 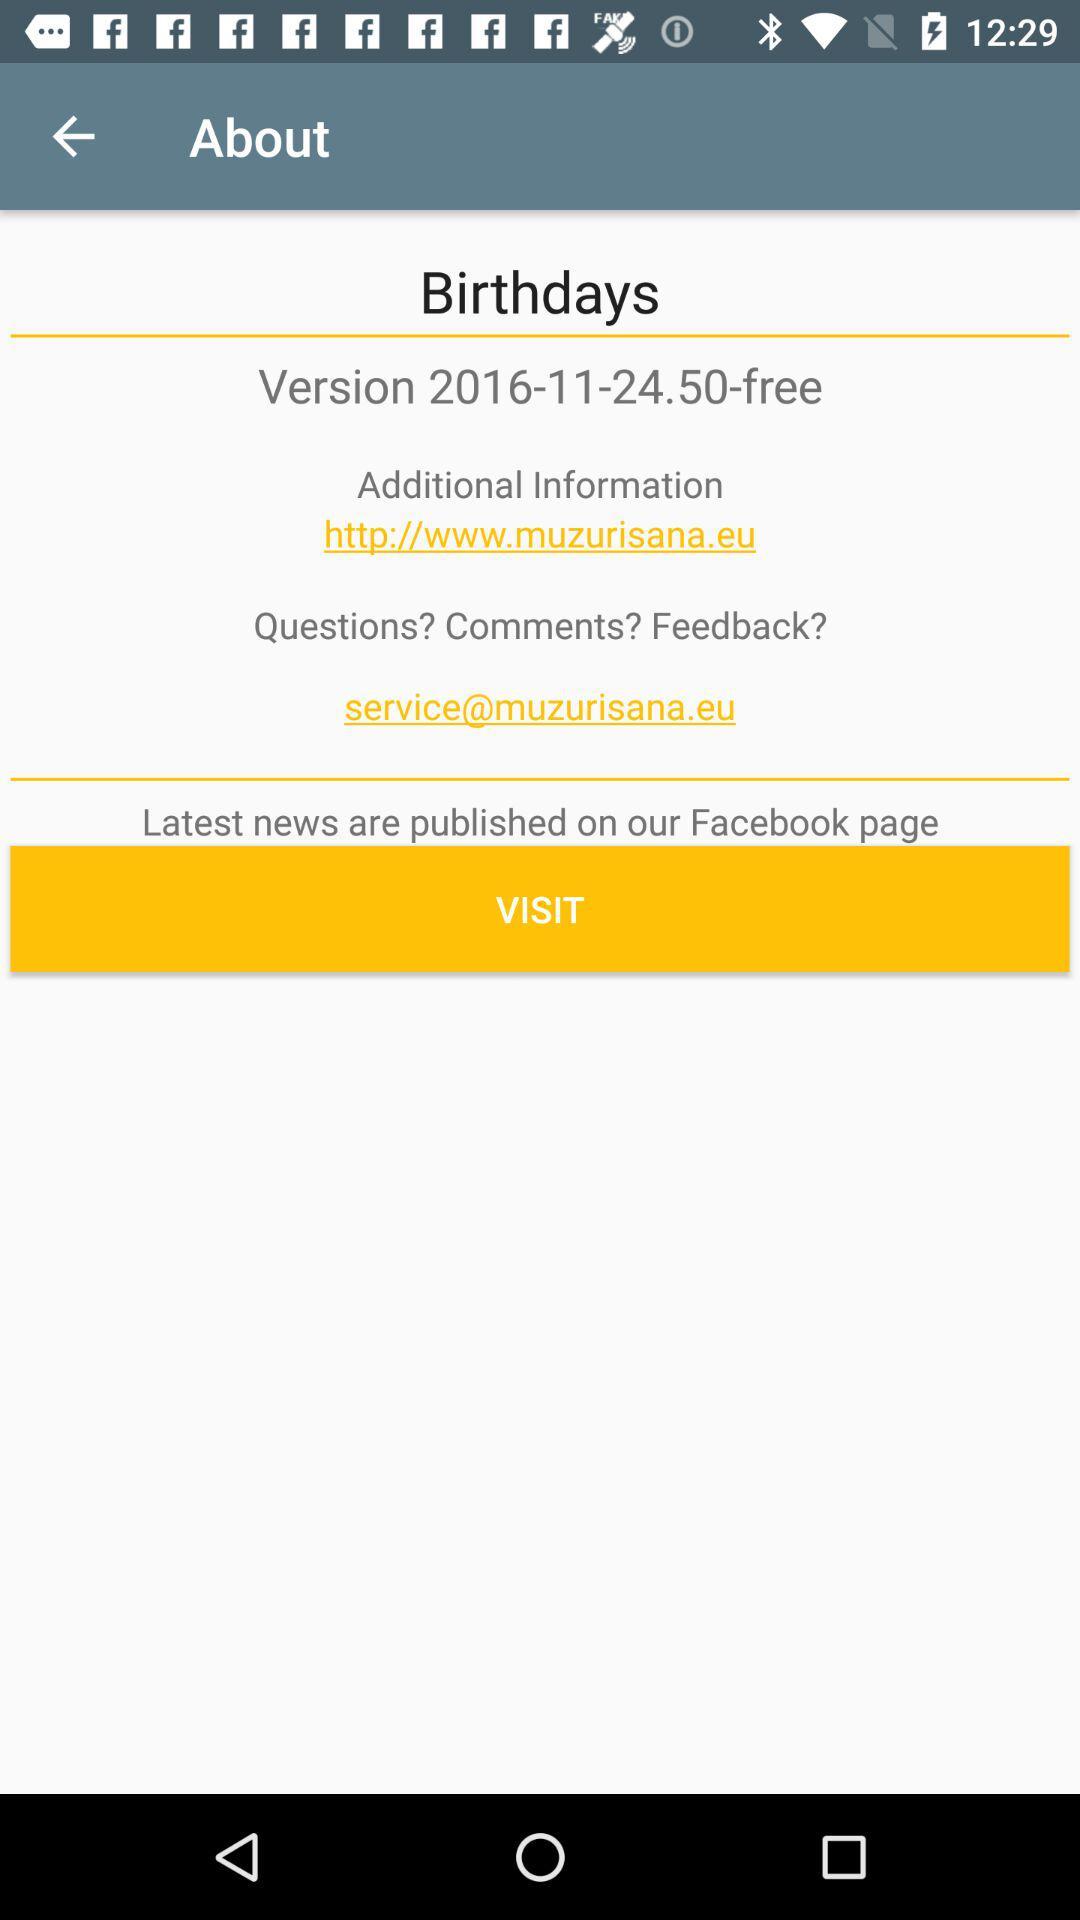 What do you see at coordinates (72, 135) in the screenshot?
I see `item next to the about icon` at bounding box center [72, 135].